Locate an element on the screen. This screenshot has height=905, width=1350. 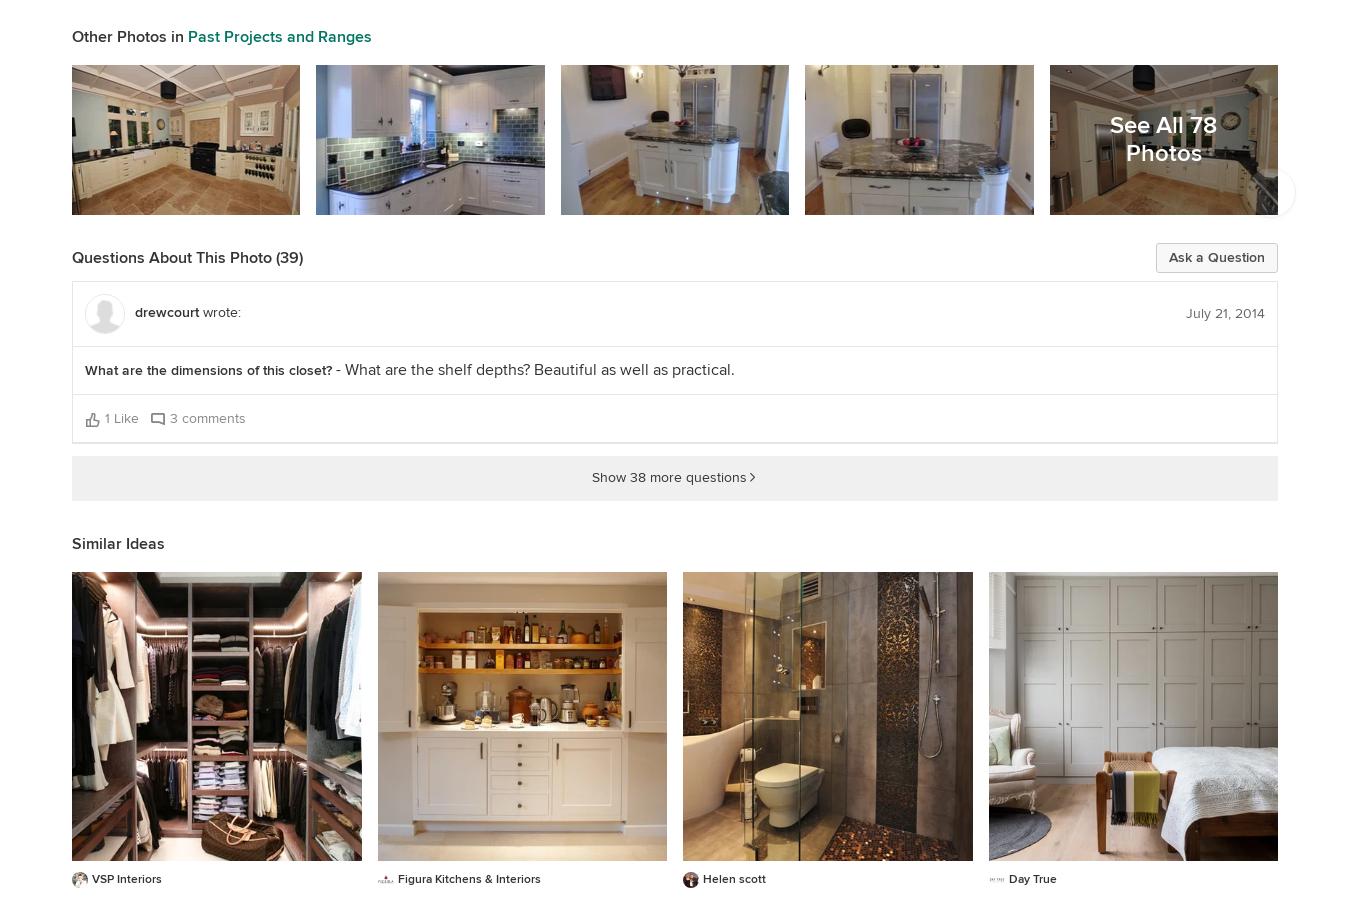
'VSP Interiors' is located at coordinates (127, 879).